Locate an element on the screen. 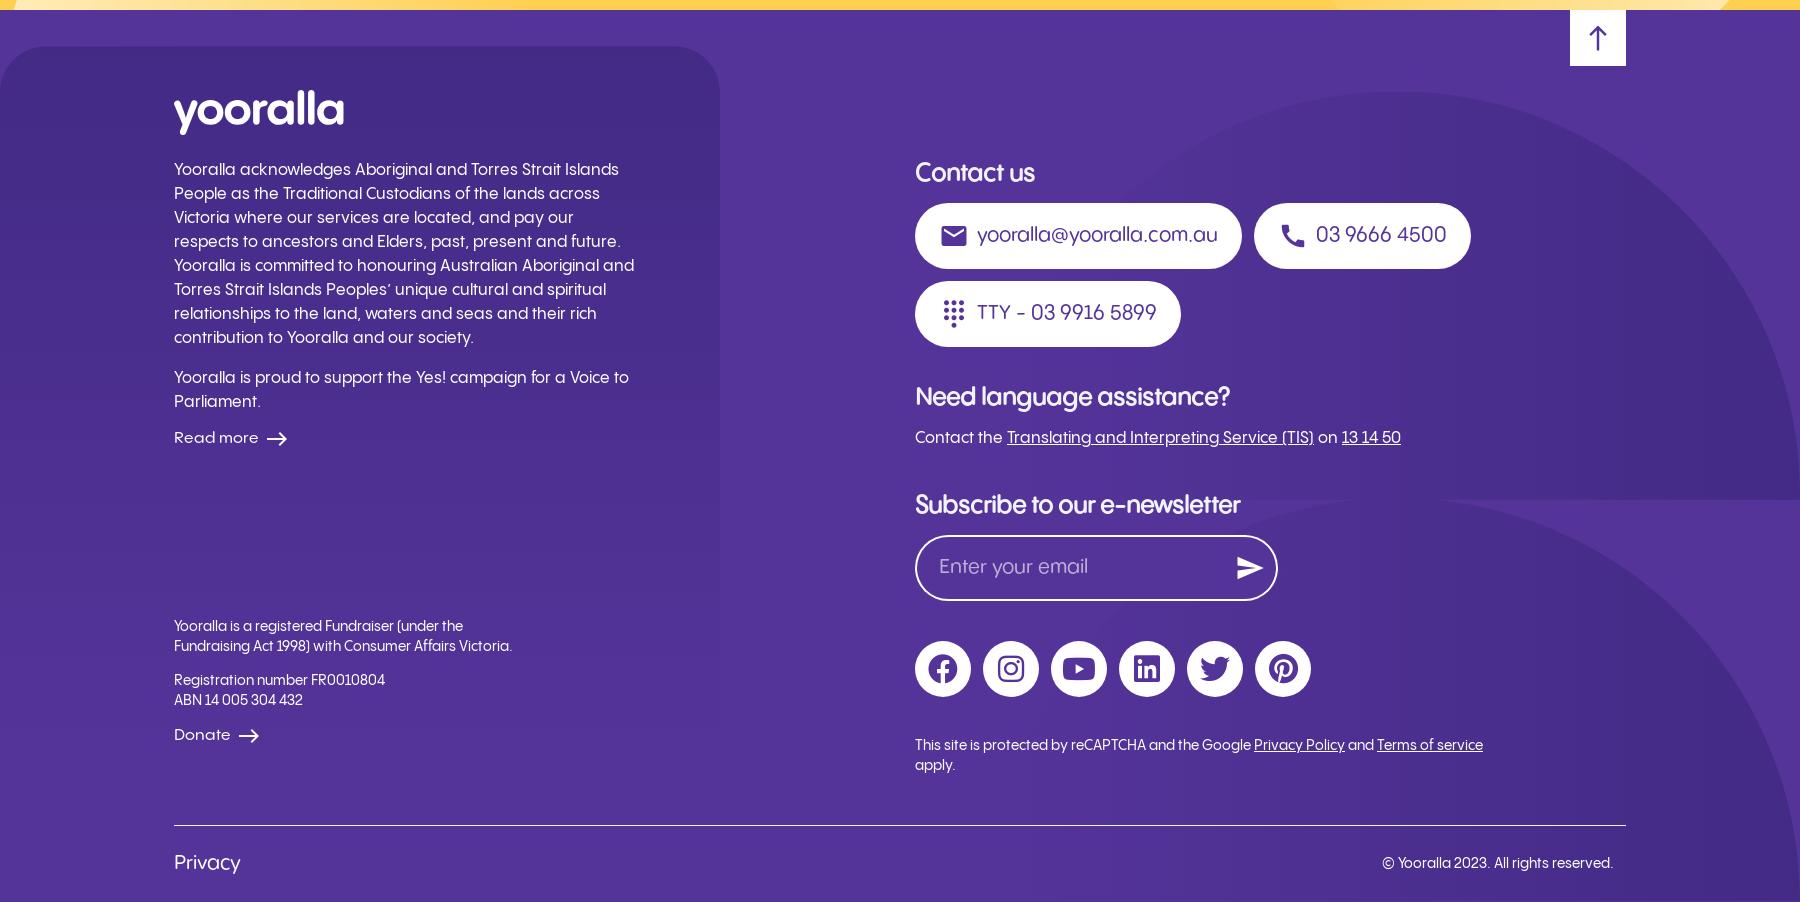 Image resolution: width=1800 pixels, height=902 pixels. 'Read more' is located at coordinates (216, 438).